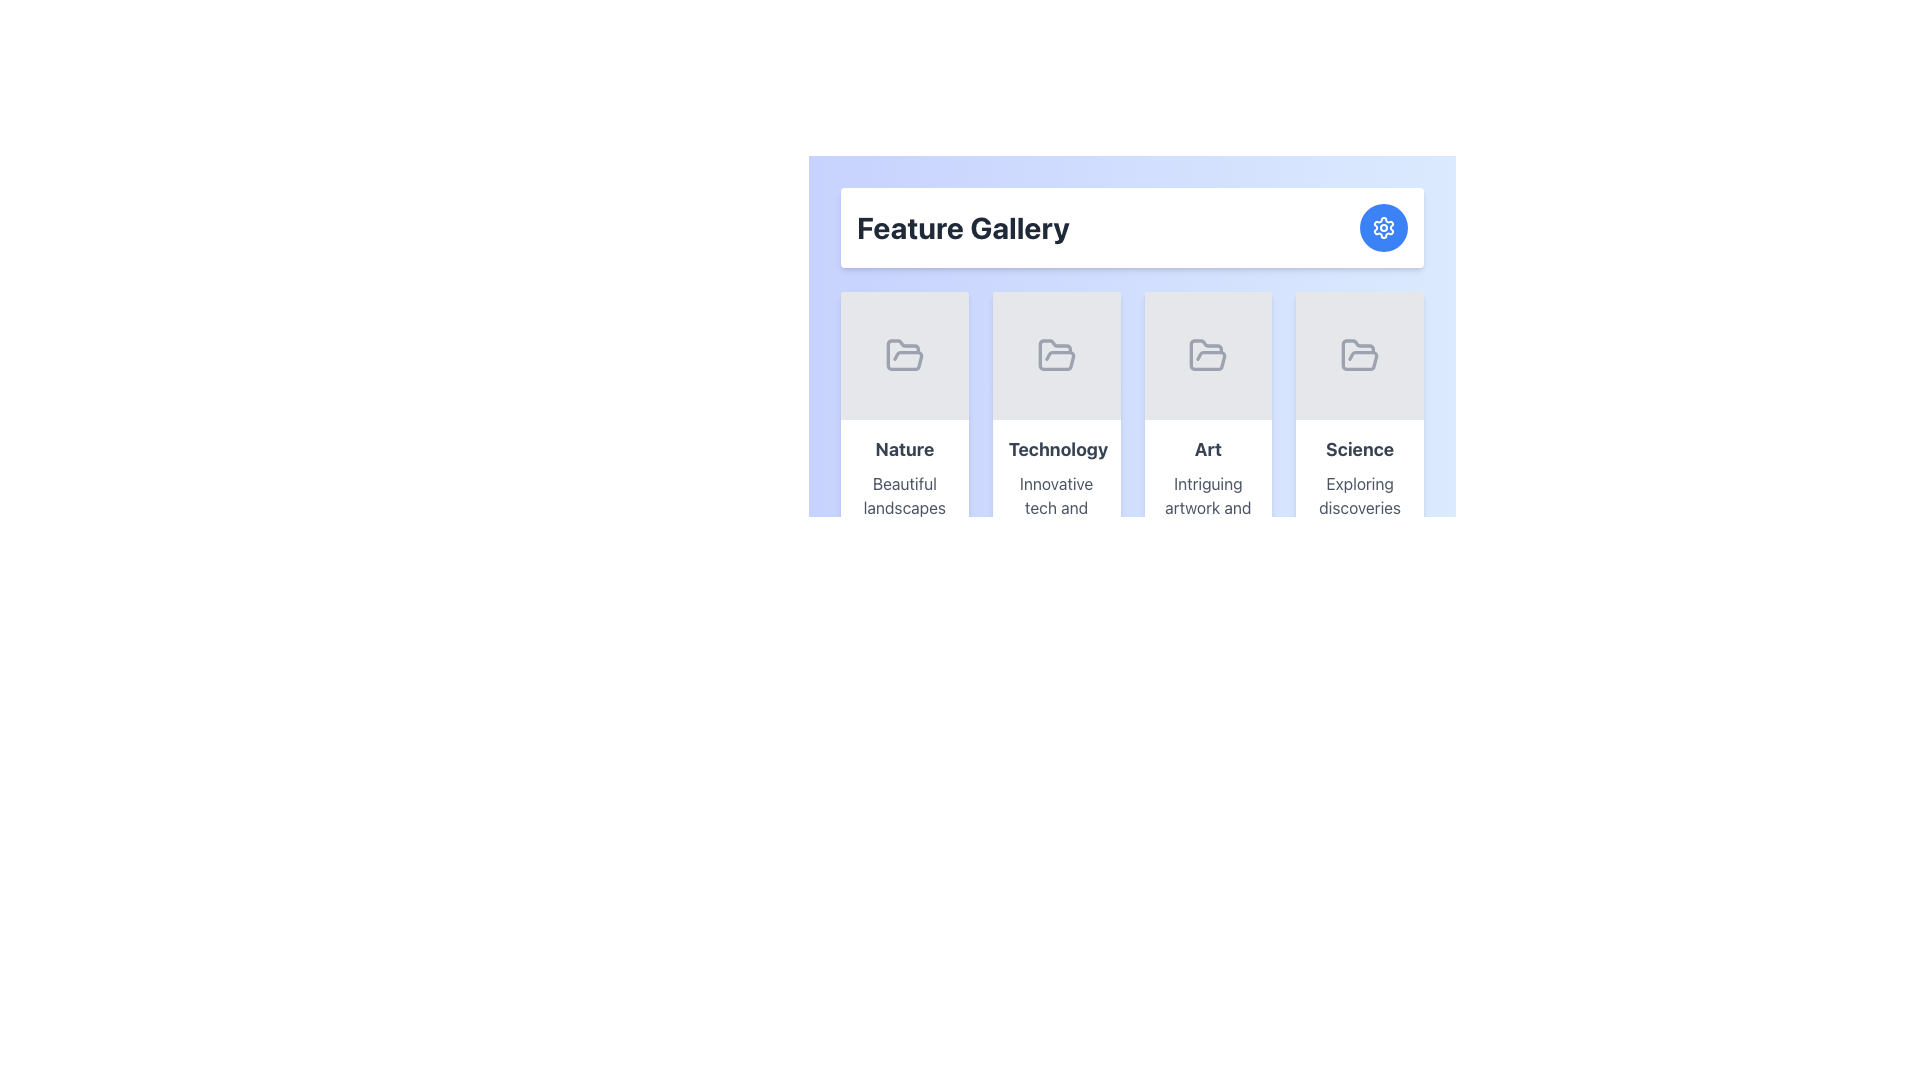 Image resolution: width=1920 pixels, height=1080 pixels. Describe the element at coordinates (1055, 354) in the screenshot. I see `the 'Technology' Icon` at that location.